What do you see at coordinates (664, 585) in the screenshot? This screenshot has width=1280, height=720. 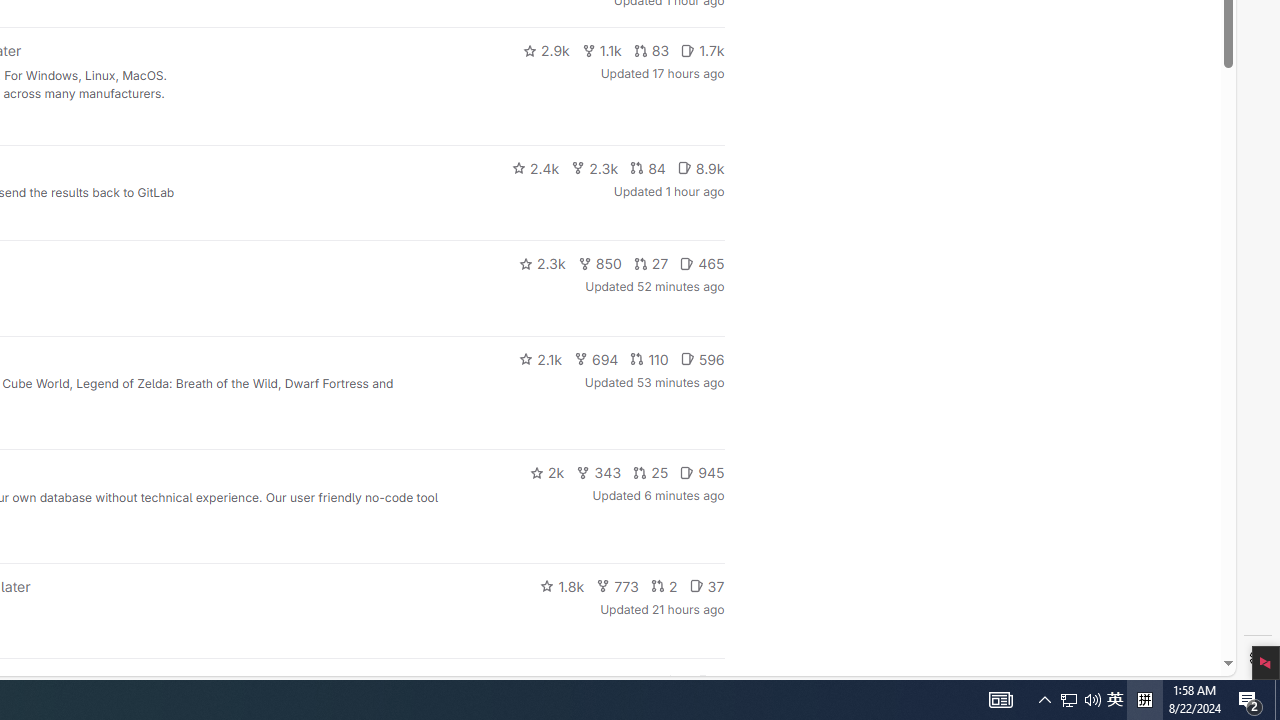 I see `'2'` at bounding box center [664, 585].